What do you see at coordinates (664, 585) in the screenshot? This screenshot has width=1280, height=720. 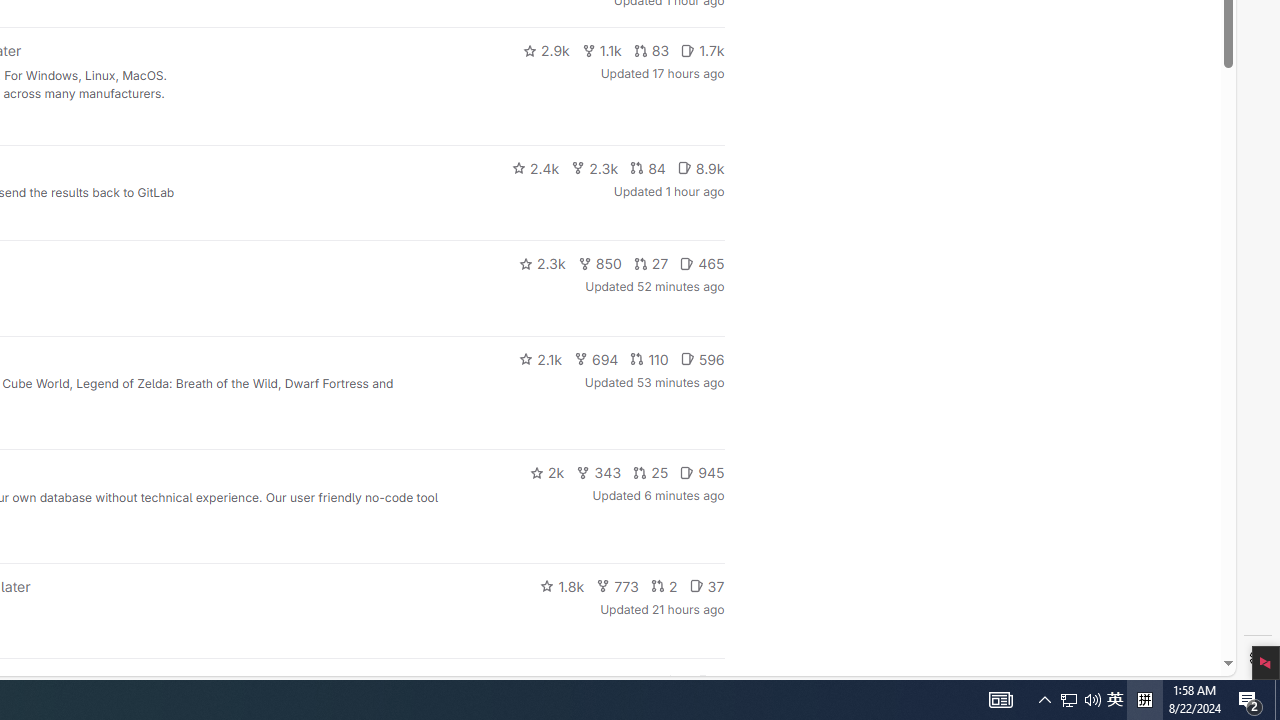 I see `'2'` at bounding box center [664, 585].